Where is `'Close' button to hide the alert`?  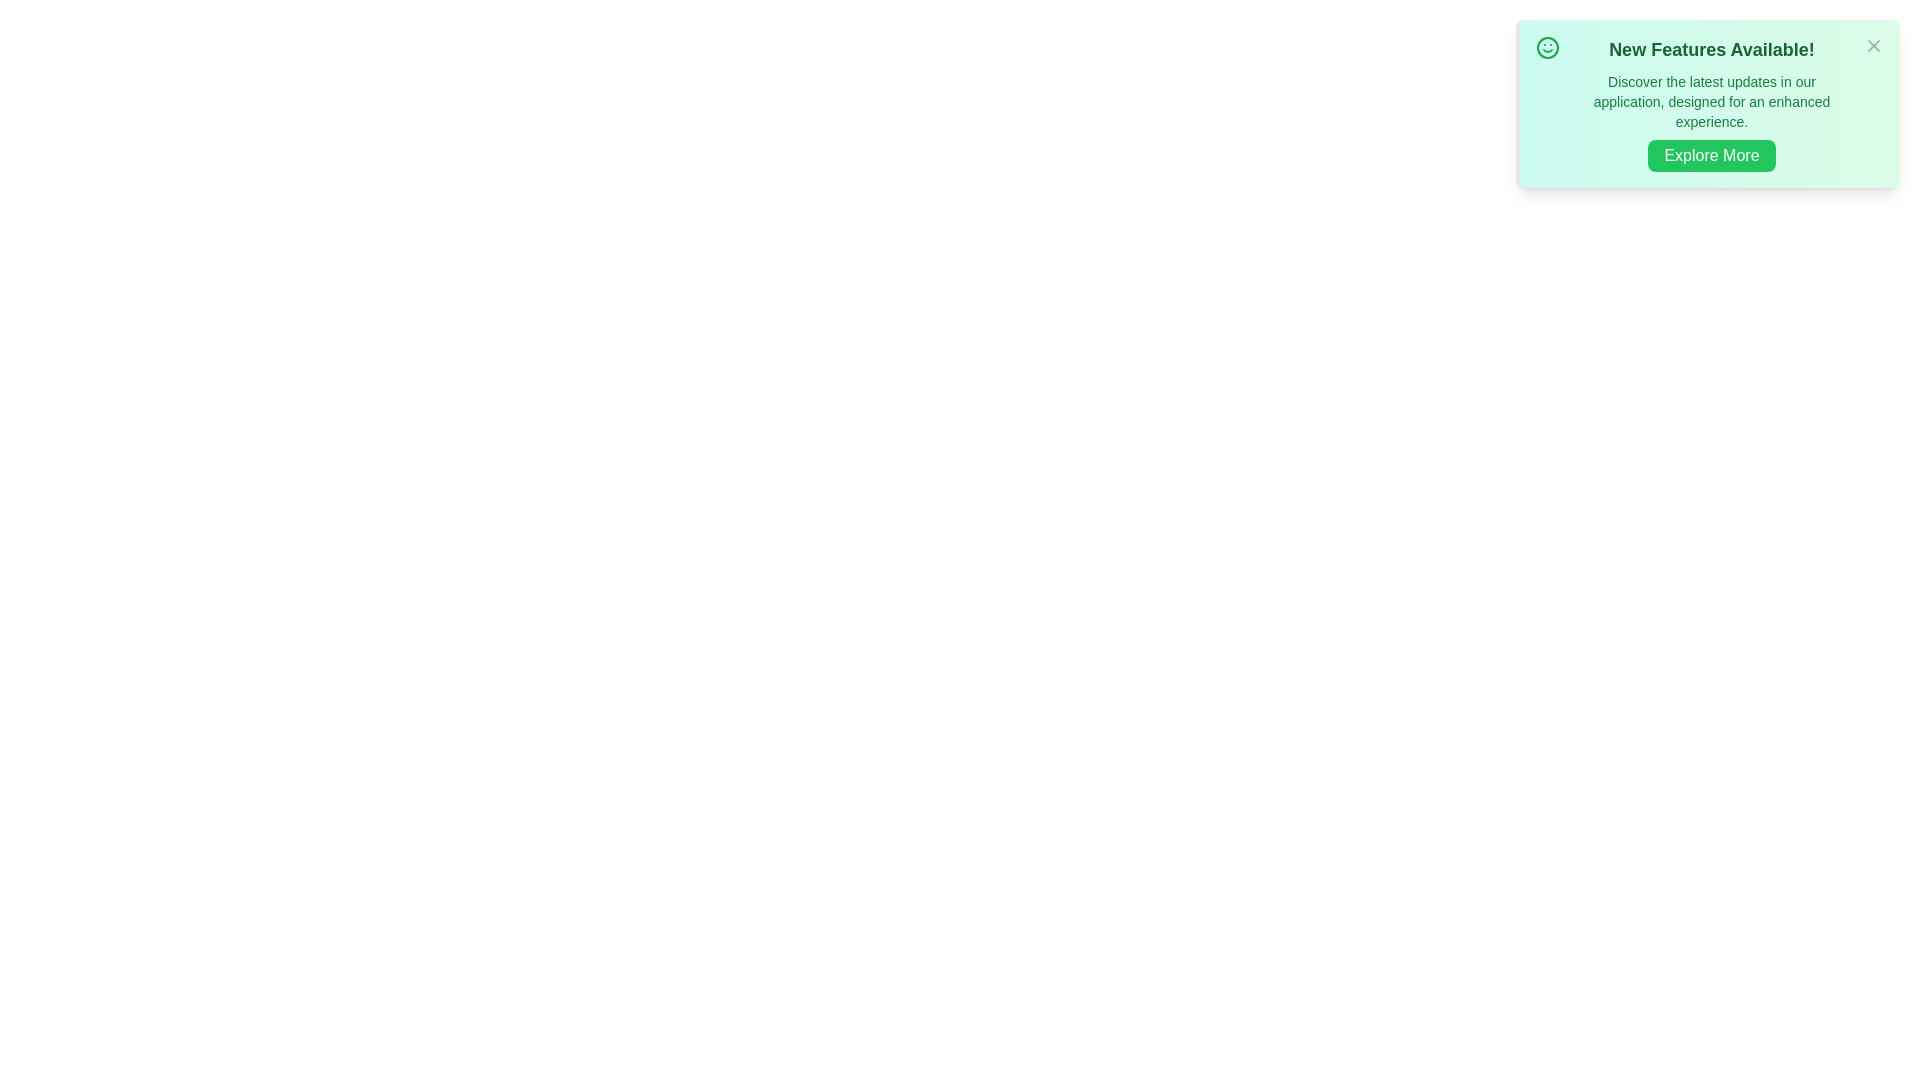
'Close' button to hide the alert is located at coordinates (1872, 45).